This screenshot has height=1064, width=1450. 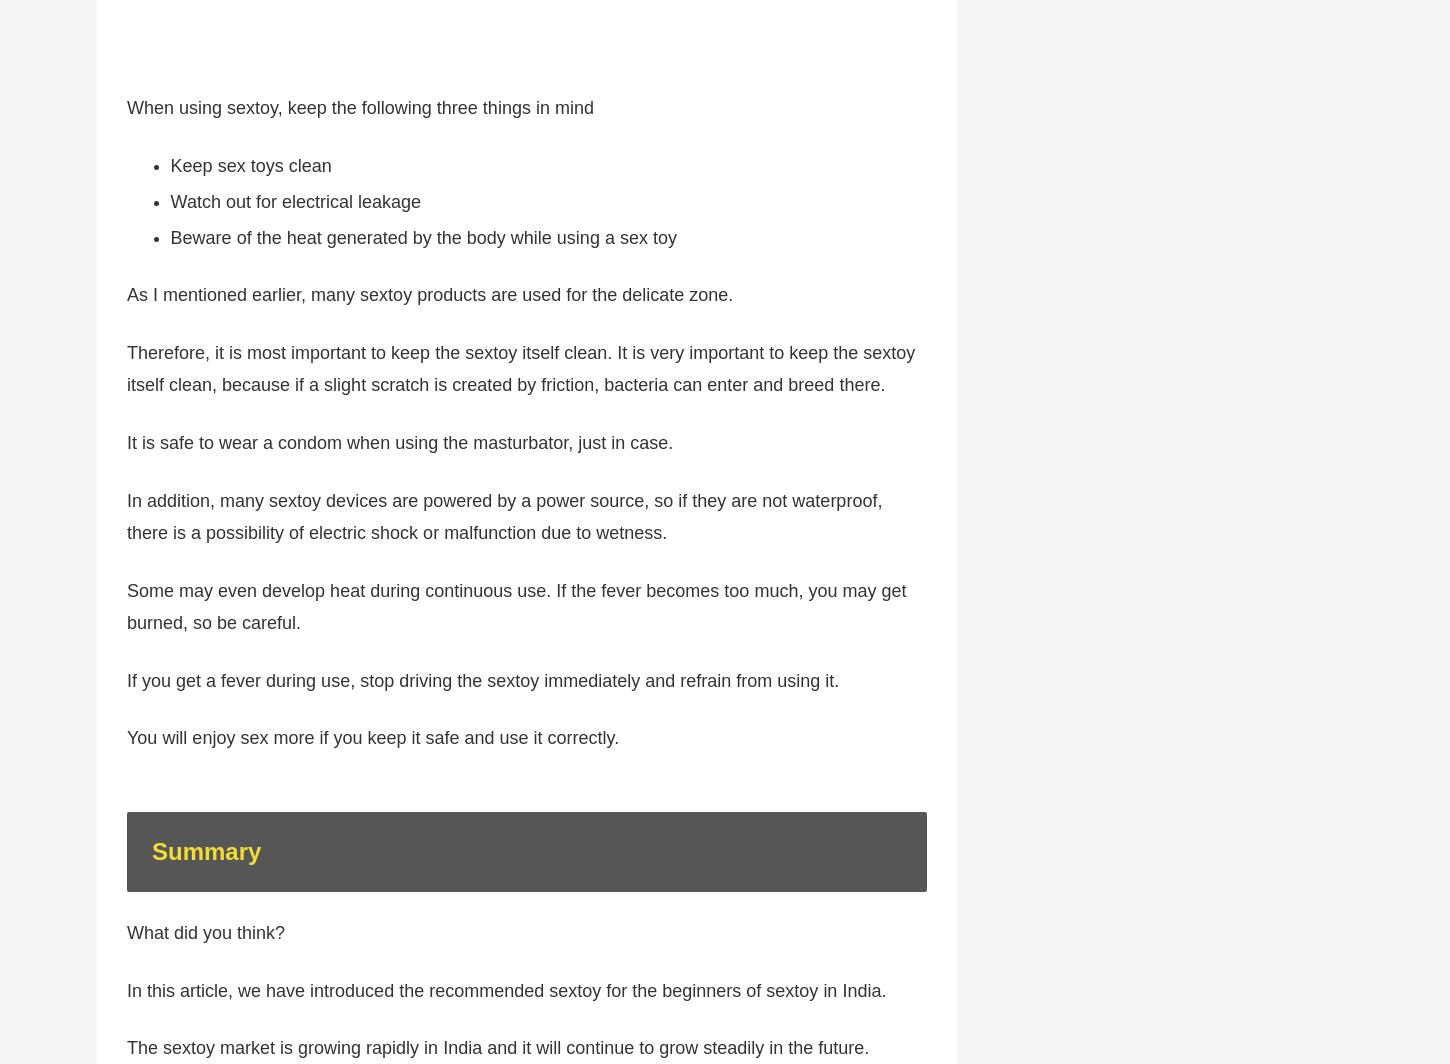 What do you see at coordinates (516, 617) in the screenshot?
I see `'Some may even develop heat during continuous use. If the fever becomes too much, you may get burned, so be careful.'` at bounding box center [516, 617].